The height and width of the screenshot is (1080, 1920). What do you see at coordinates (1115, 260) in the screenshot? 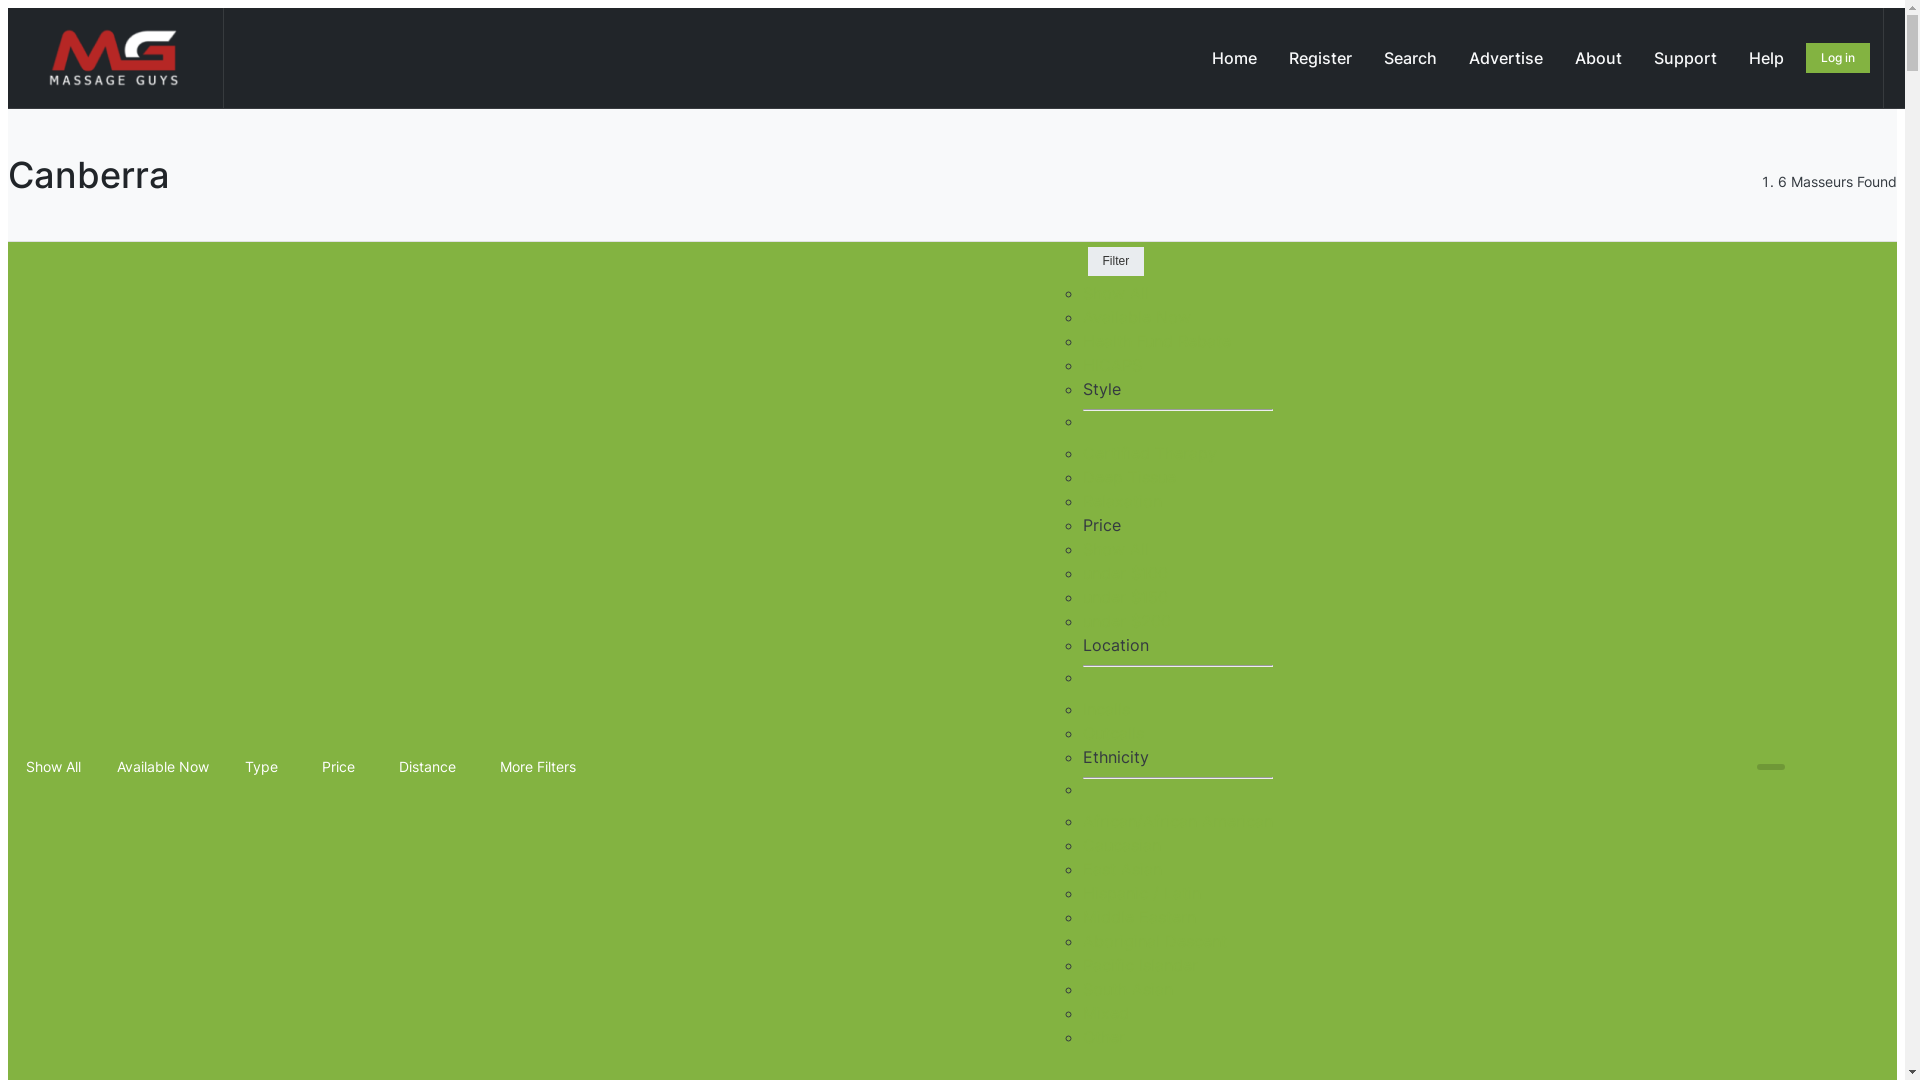
I see `'Filter'` at bounding box center [1115, 260].